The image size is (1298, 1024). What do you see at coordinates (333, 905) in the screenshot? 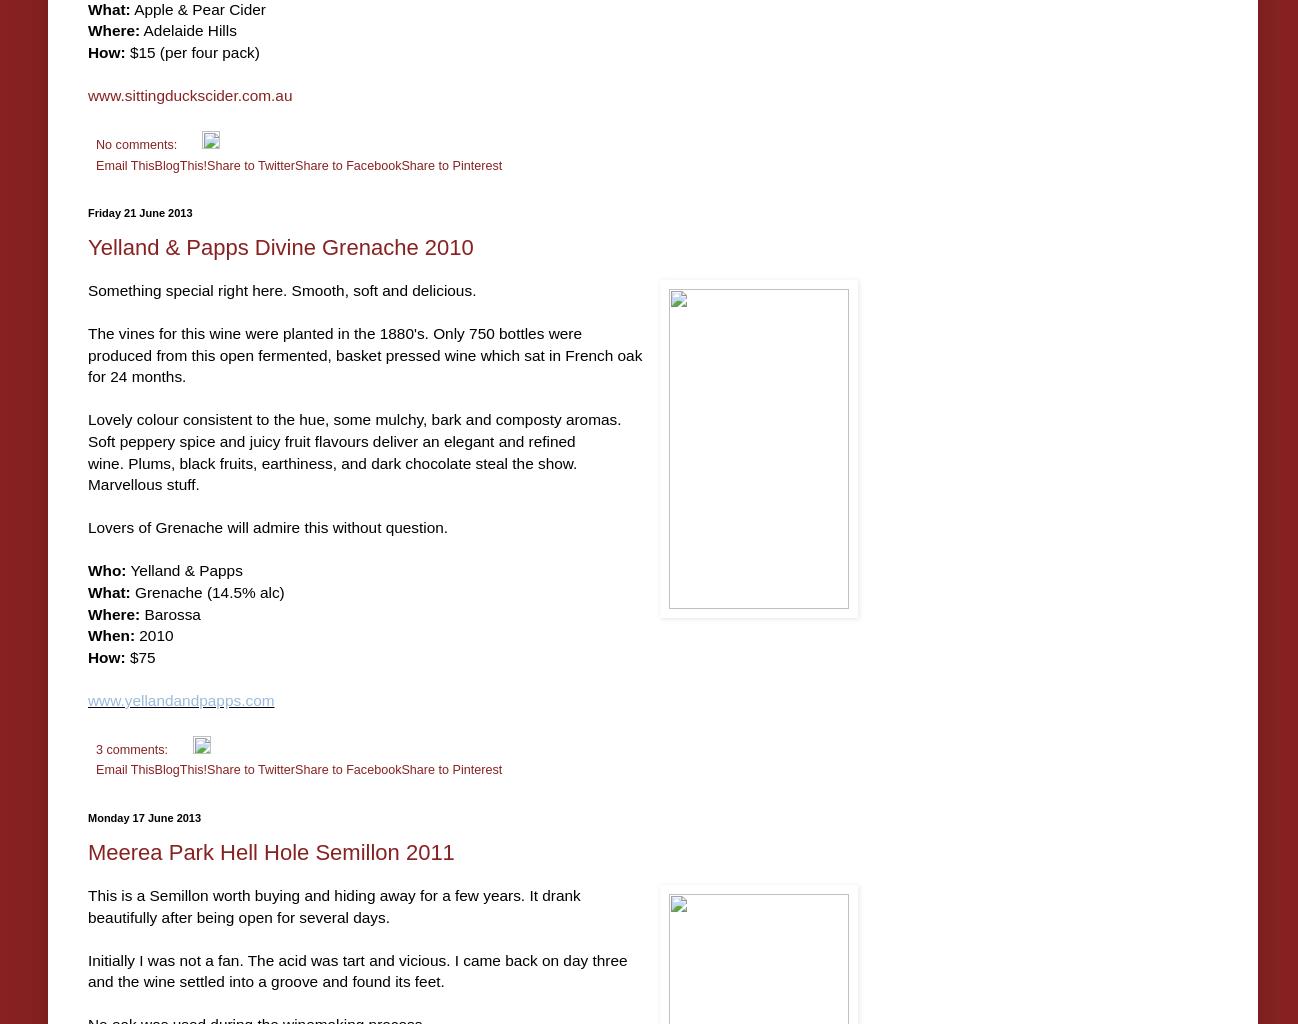
I see `'This is a Semillon worth buying and hiding away for a few years. It drank beautifully after being open for several days.'` at bounding box center [333, 905].